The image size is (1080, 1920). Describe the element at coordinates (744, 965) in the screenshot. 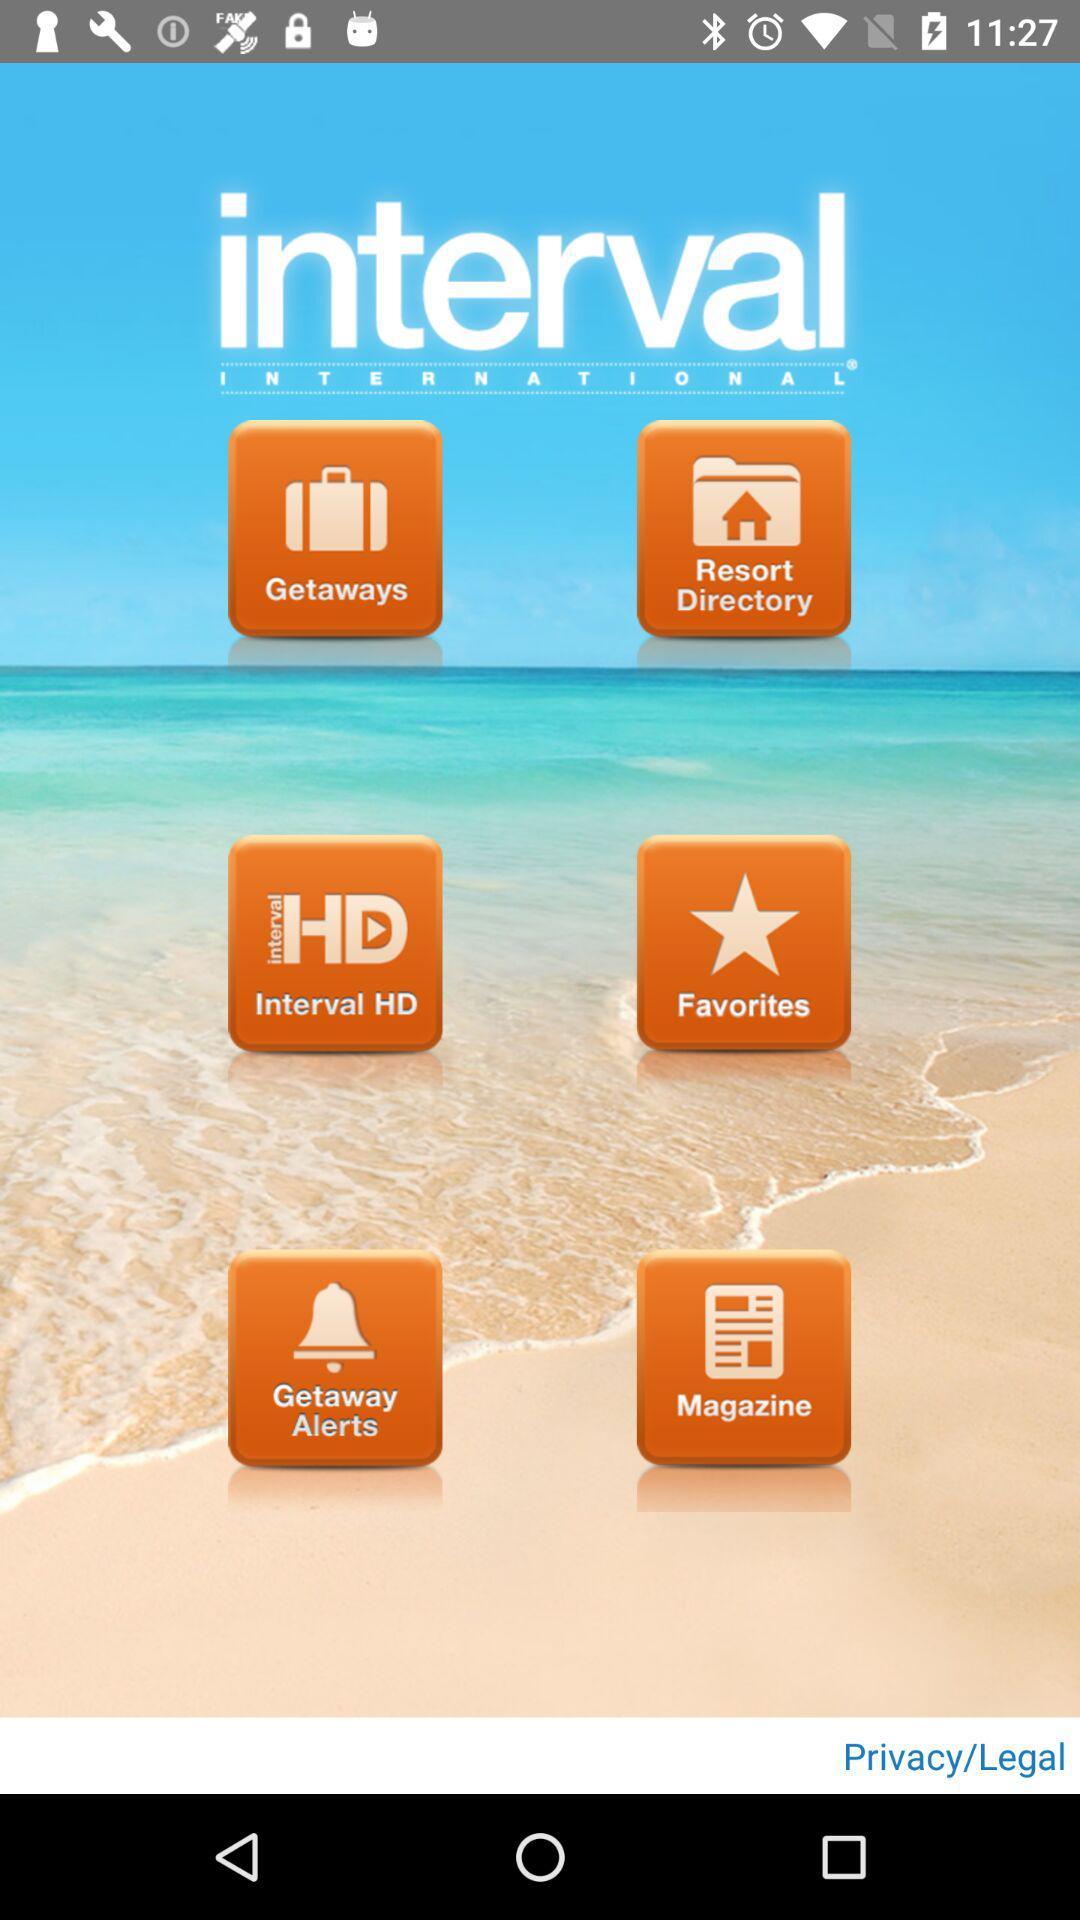

I see `menu button` at that location.